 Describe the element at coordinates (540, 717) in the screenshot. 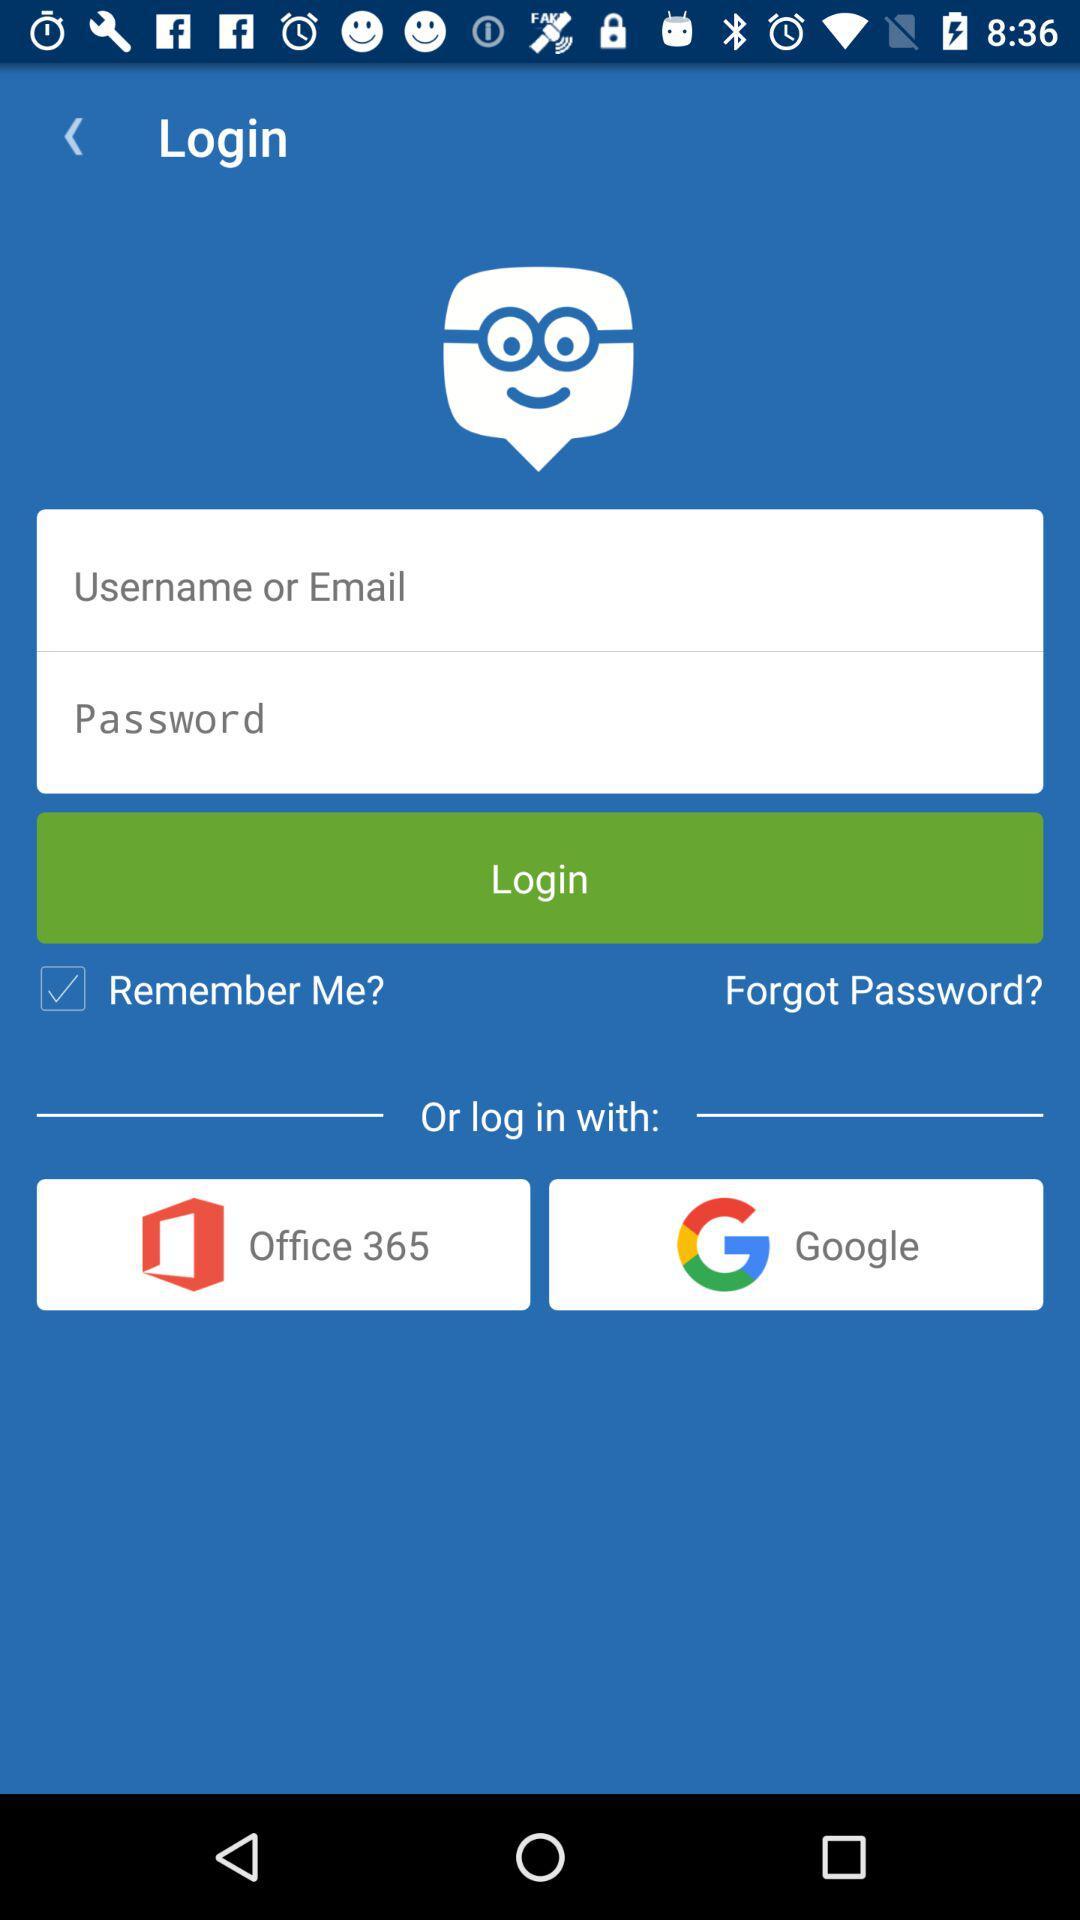

I see `input the password` at that location.